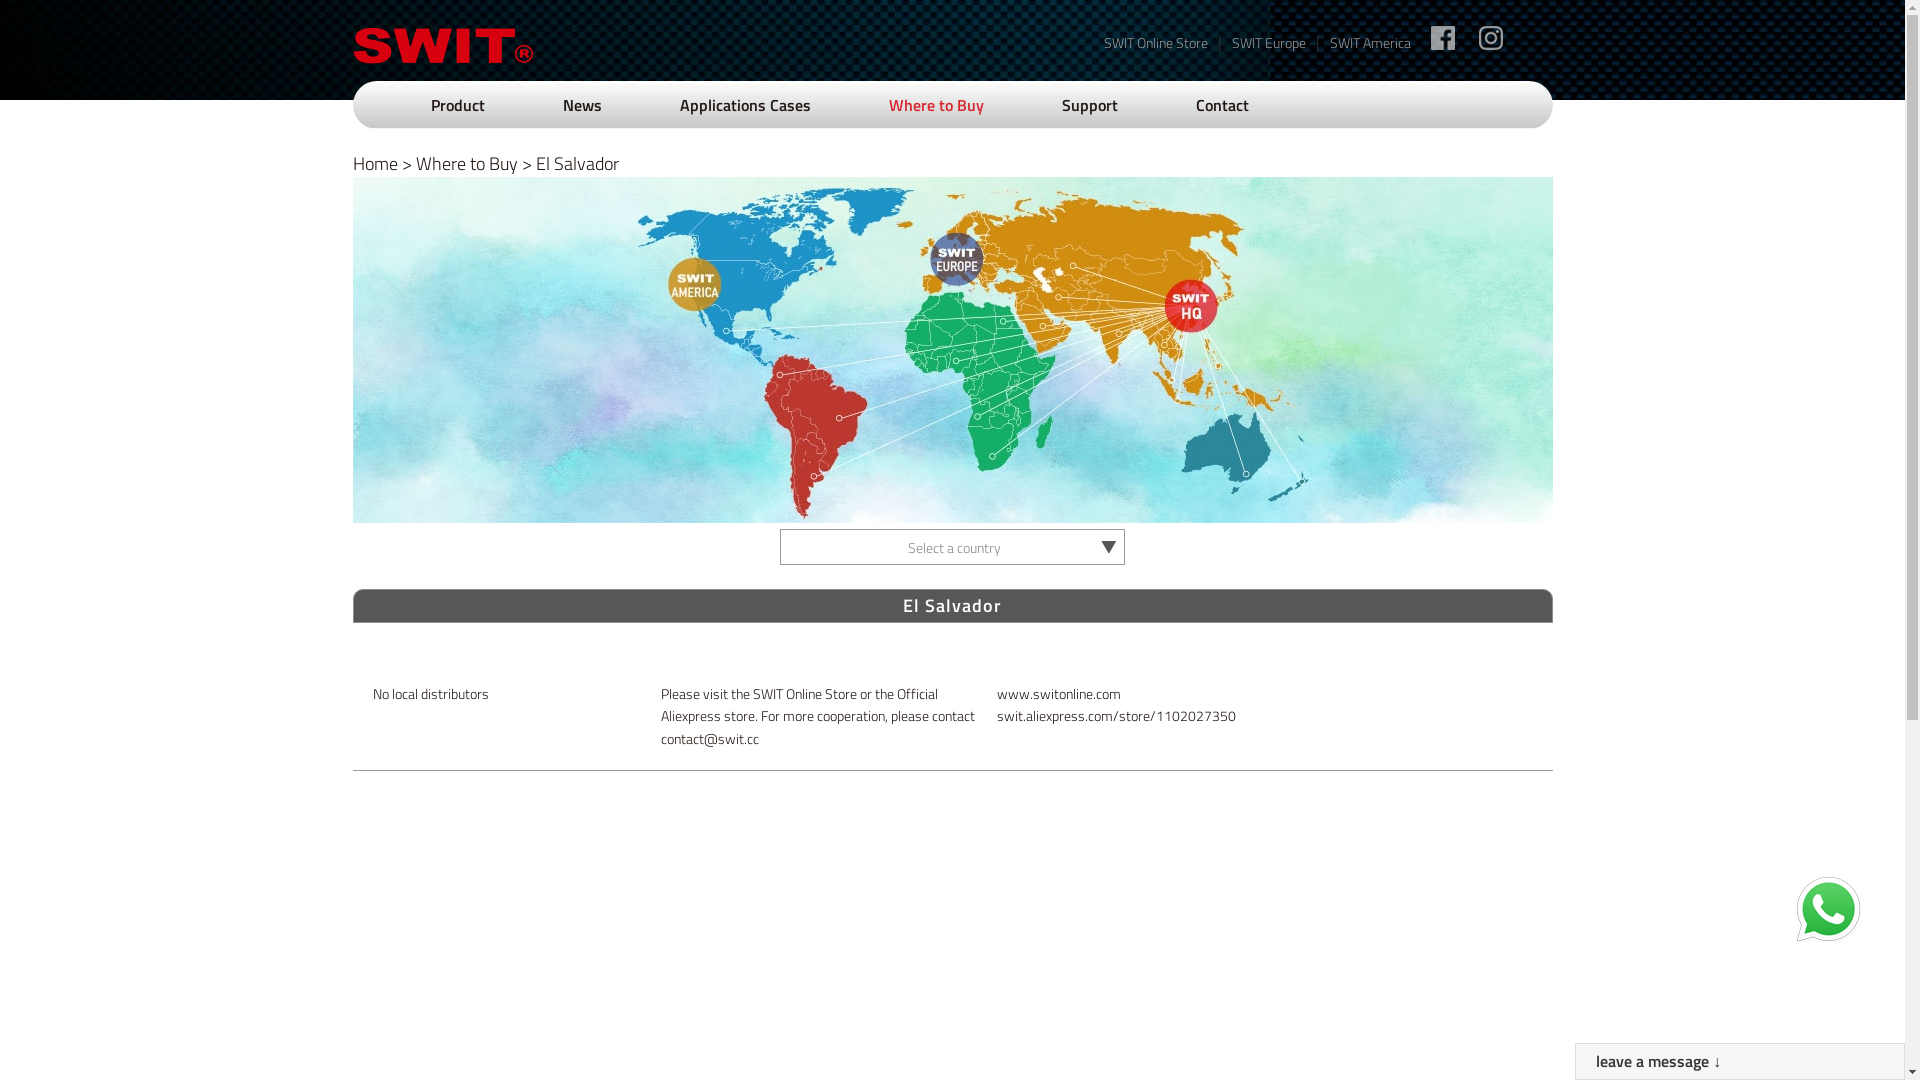 This screenshot has width=1920, height=1080. I want to click on 'SWIT America', so click(1369, 42).